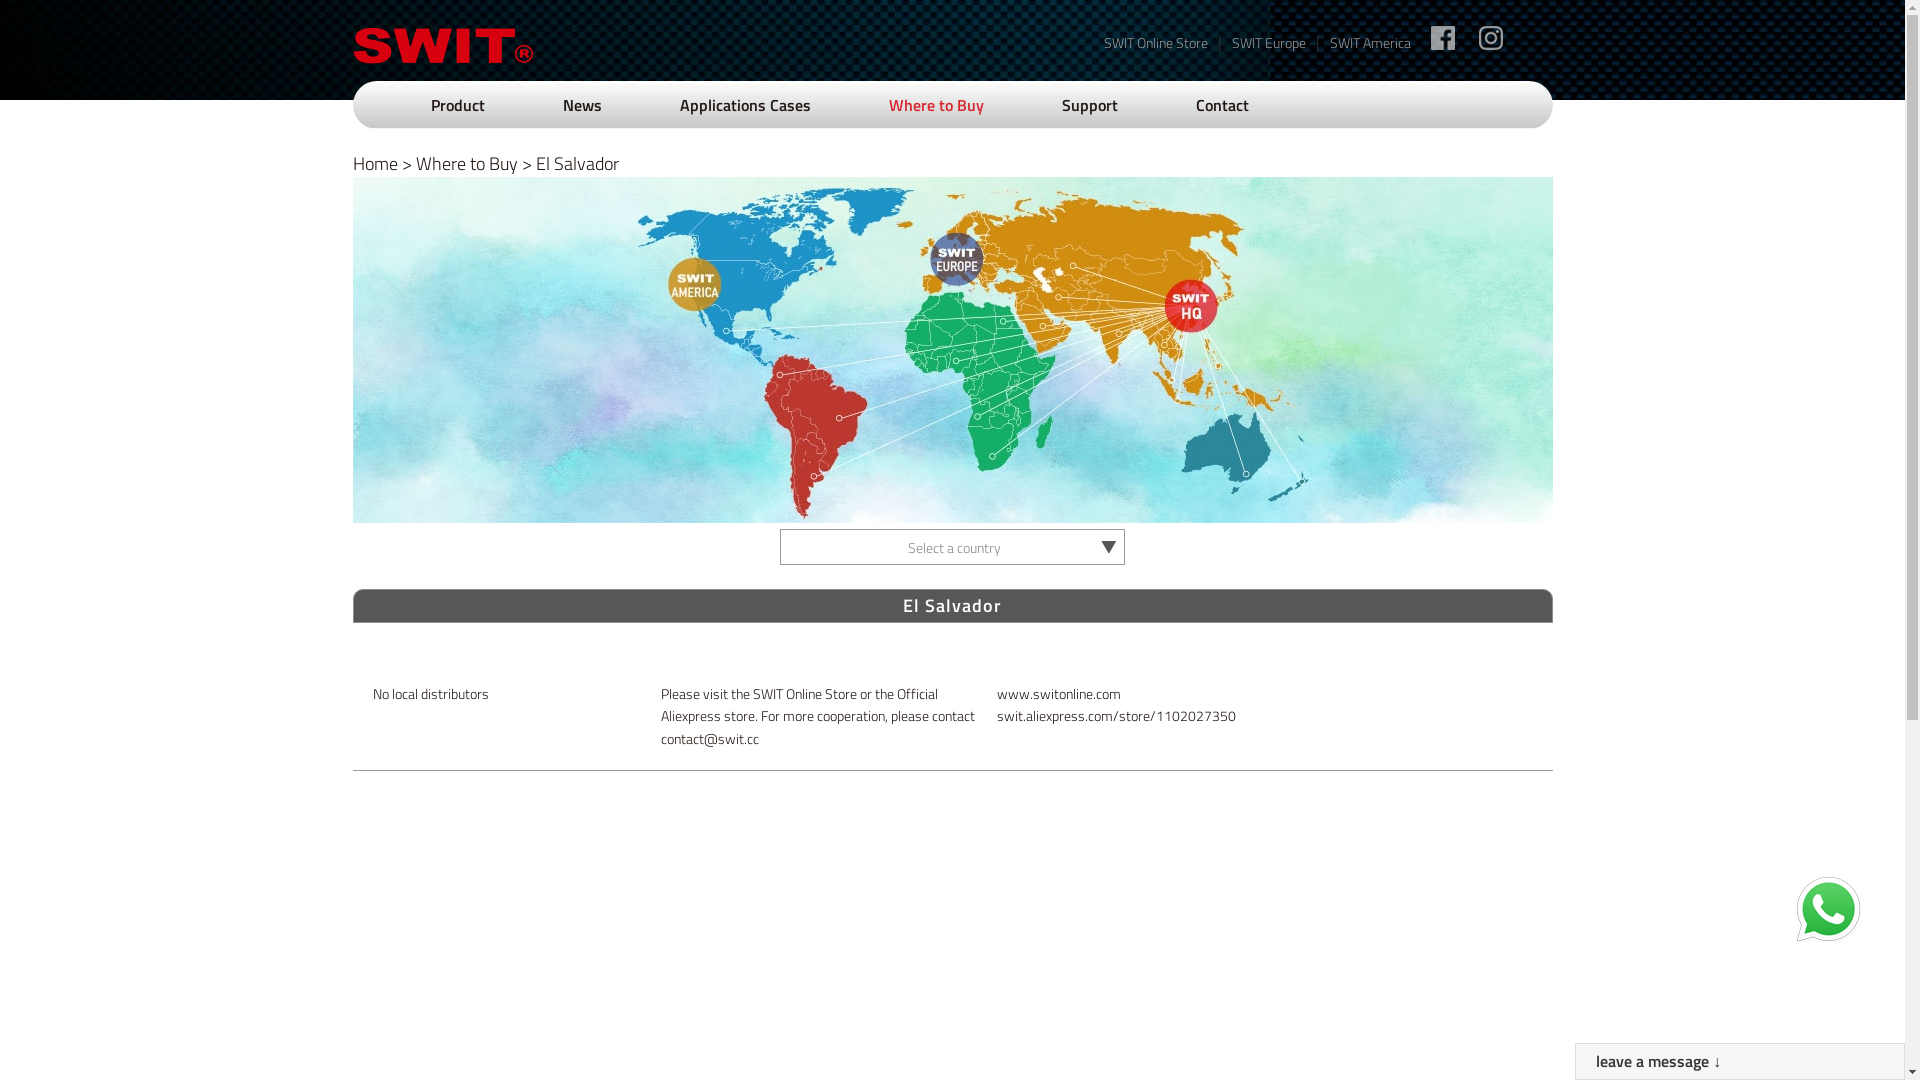 This screenshot has width=1920, height=1080. I want to click on 'SWIT America', so click(1369, 42).